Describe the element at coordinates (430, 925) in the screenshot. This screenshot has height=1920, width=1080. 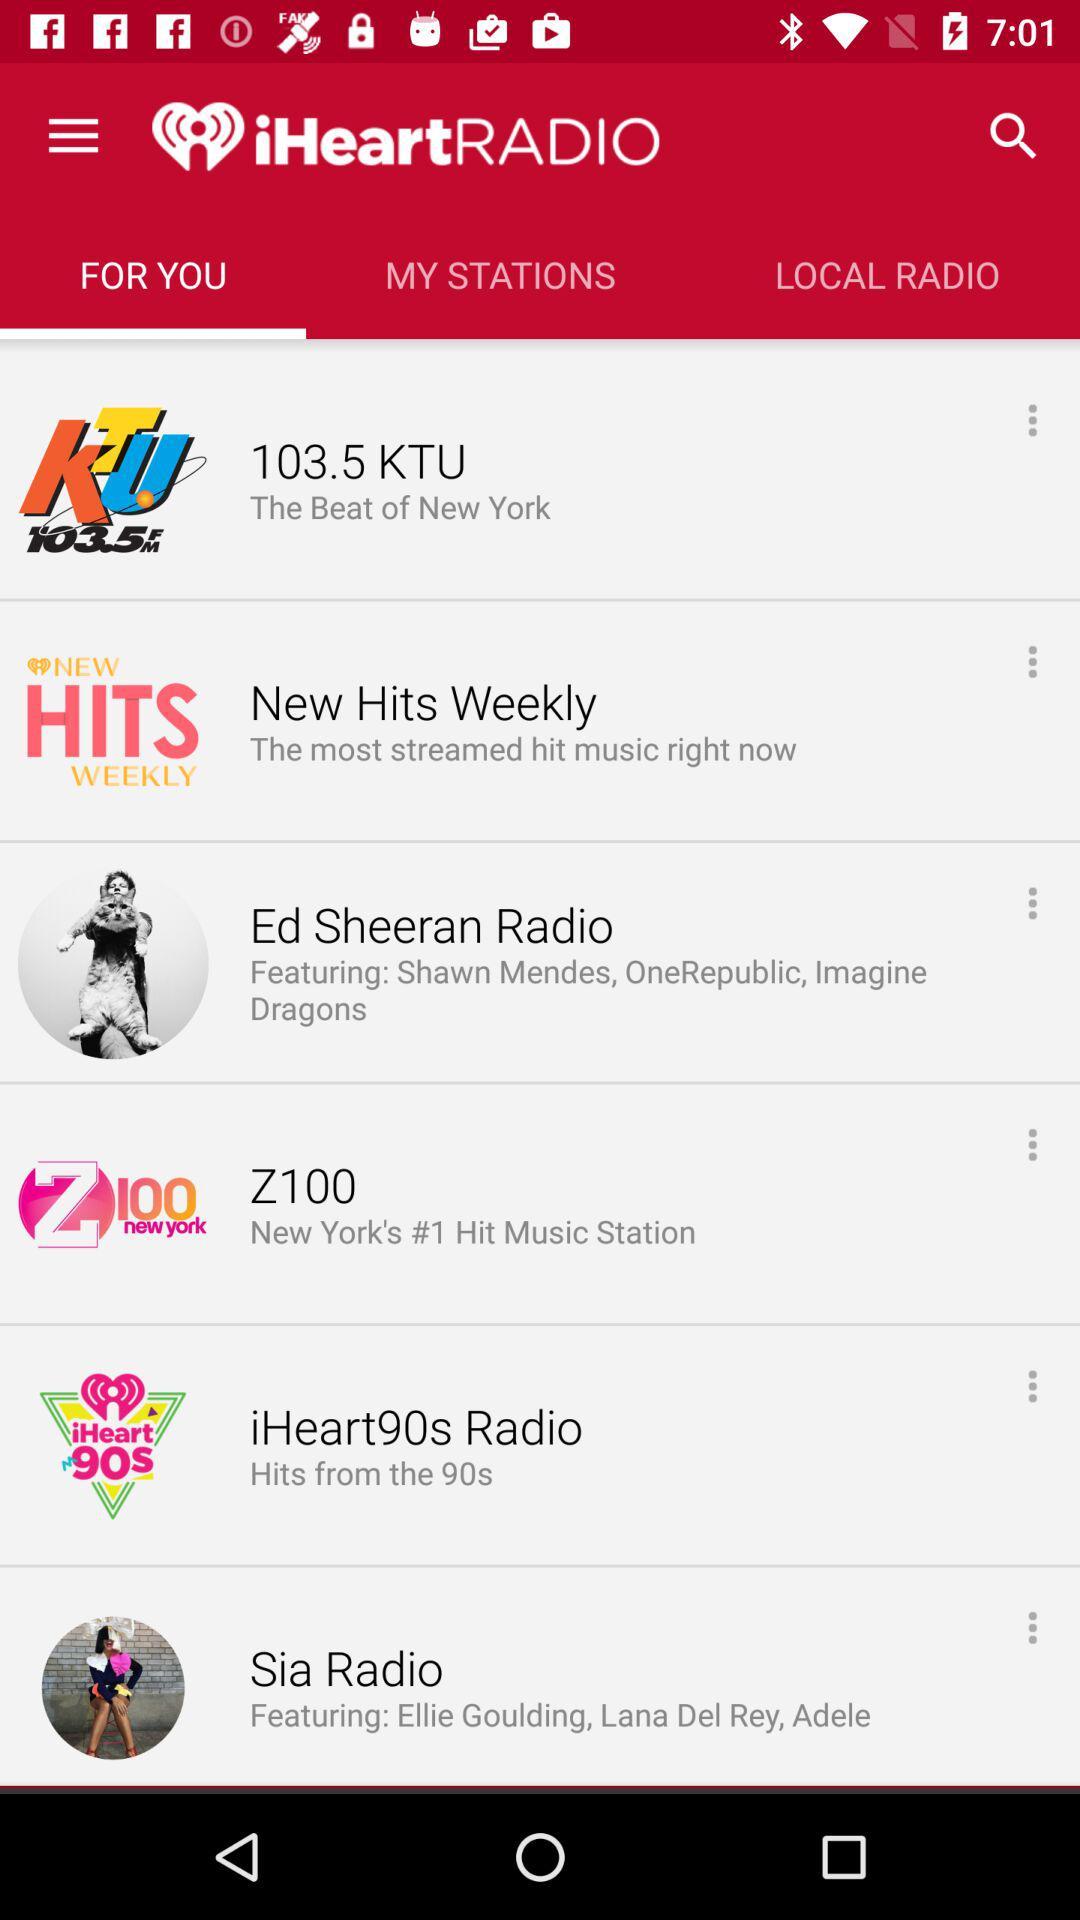
I see `icon above featuring shawn mendes icon` at that location.